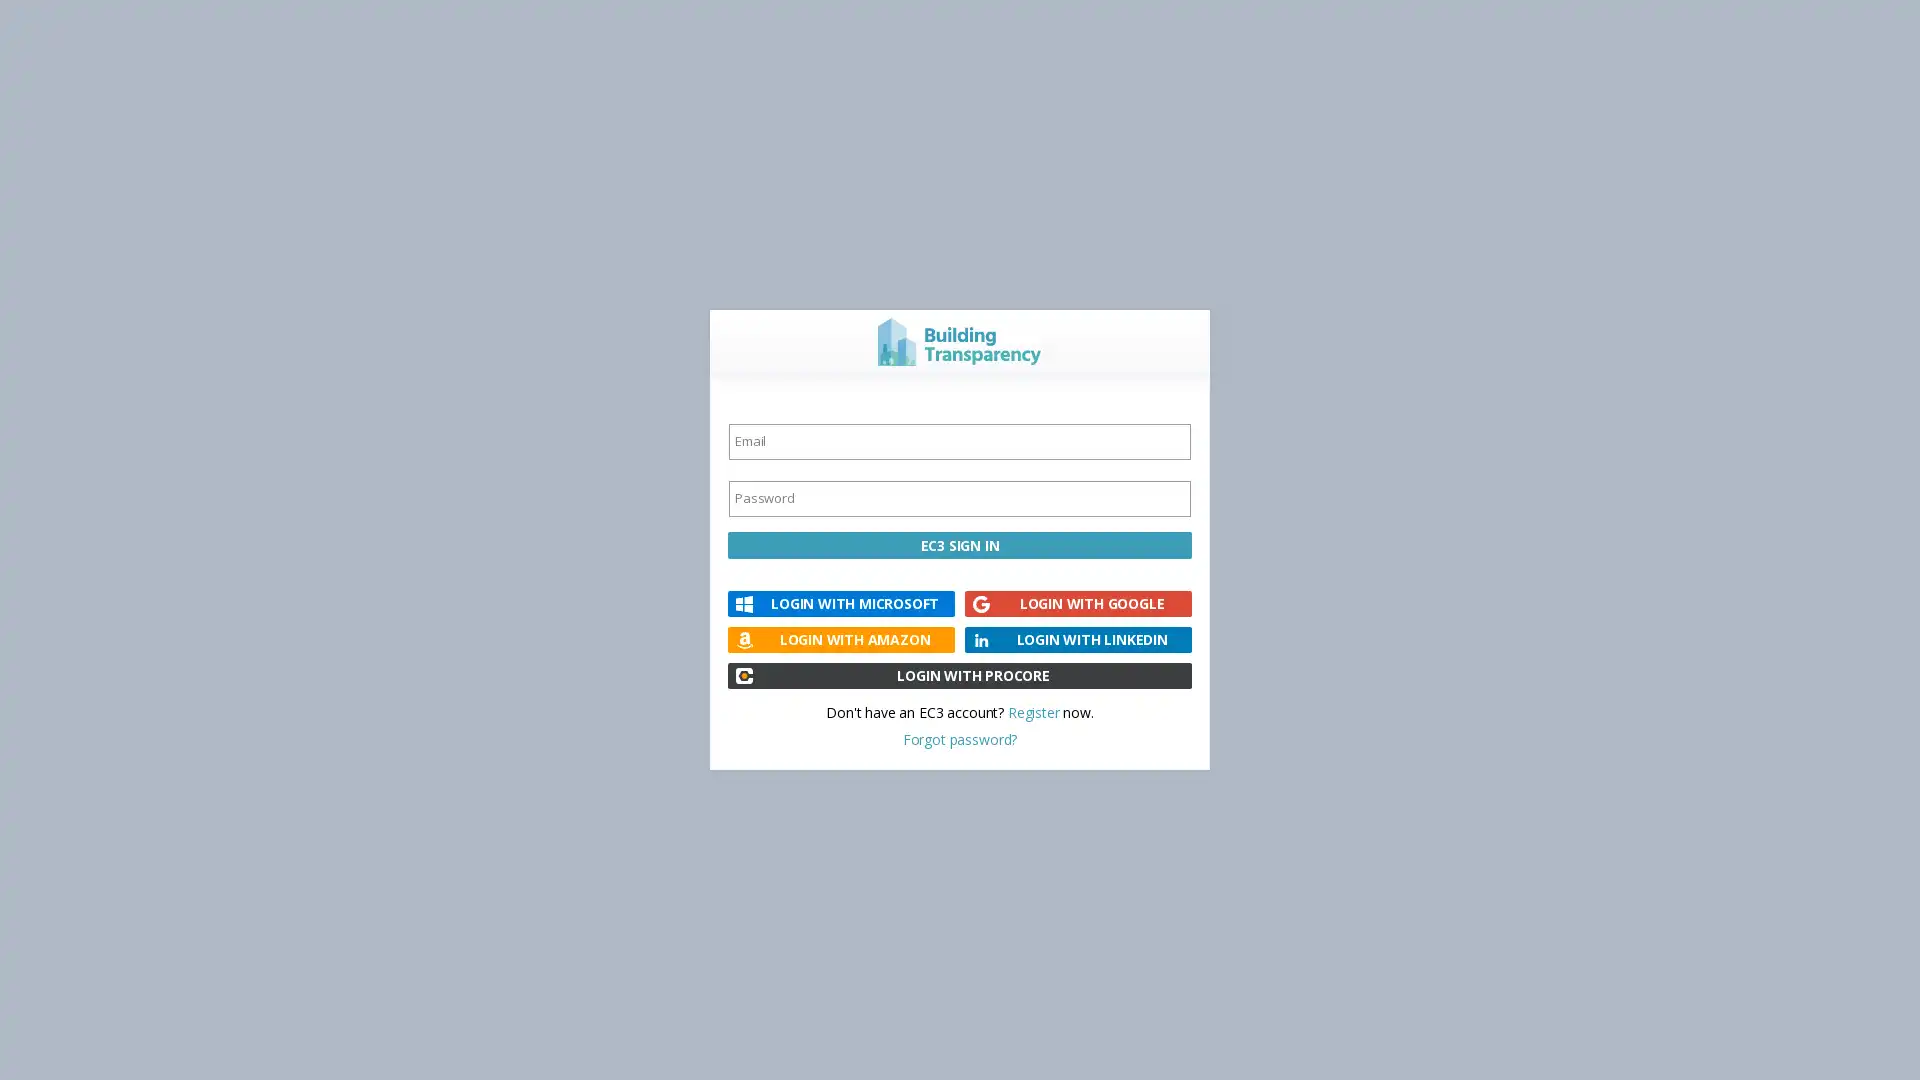  What do you see at coordinates (841, 643) in the screenshot?
I see `LOGIN WITH AMAZON` at bounding box center [841, 643].